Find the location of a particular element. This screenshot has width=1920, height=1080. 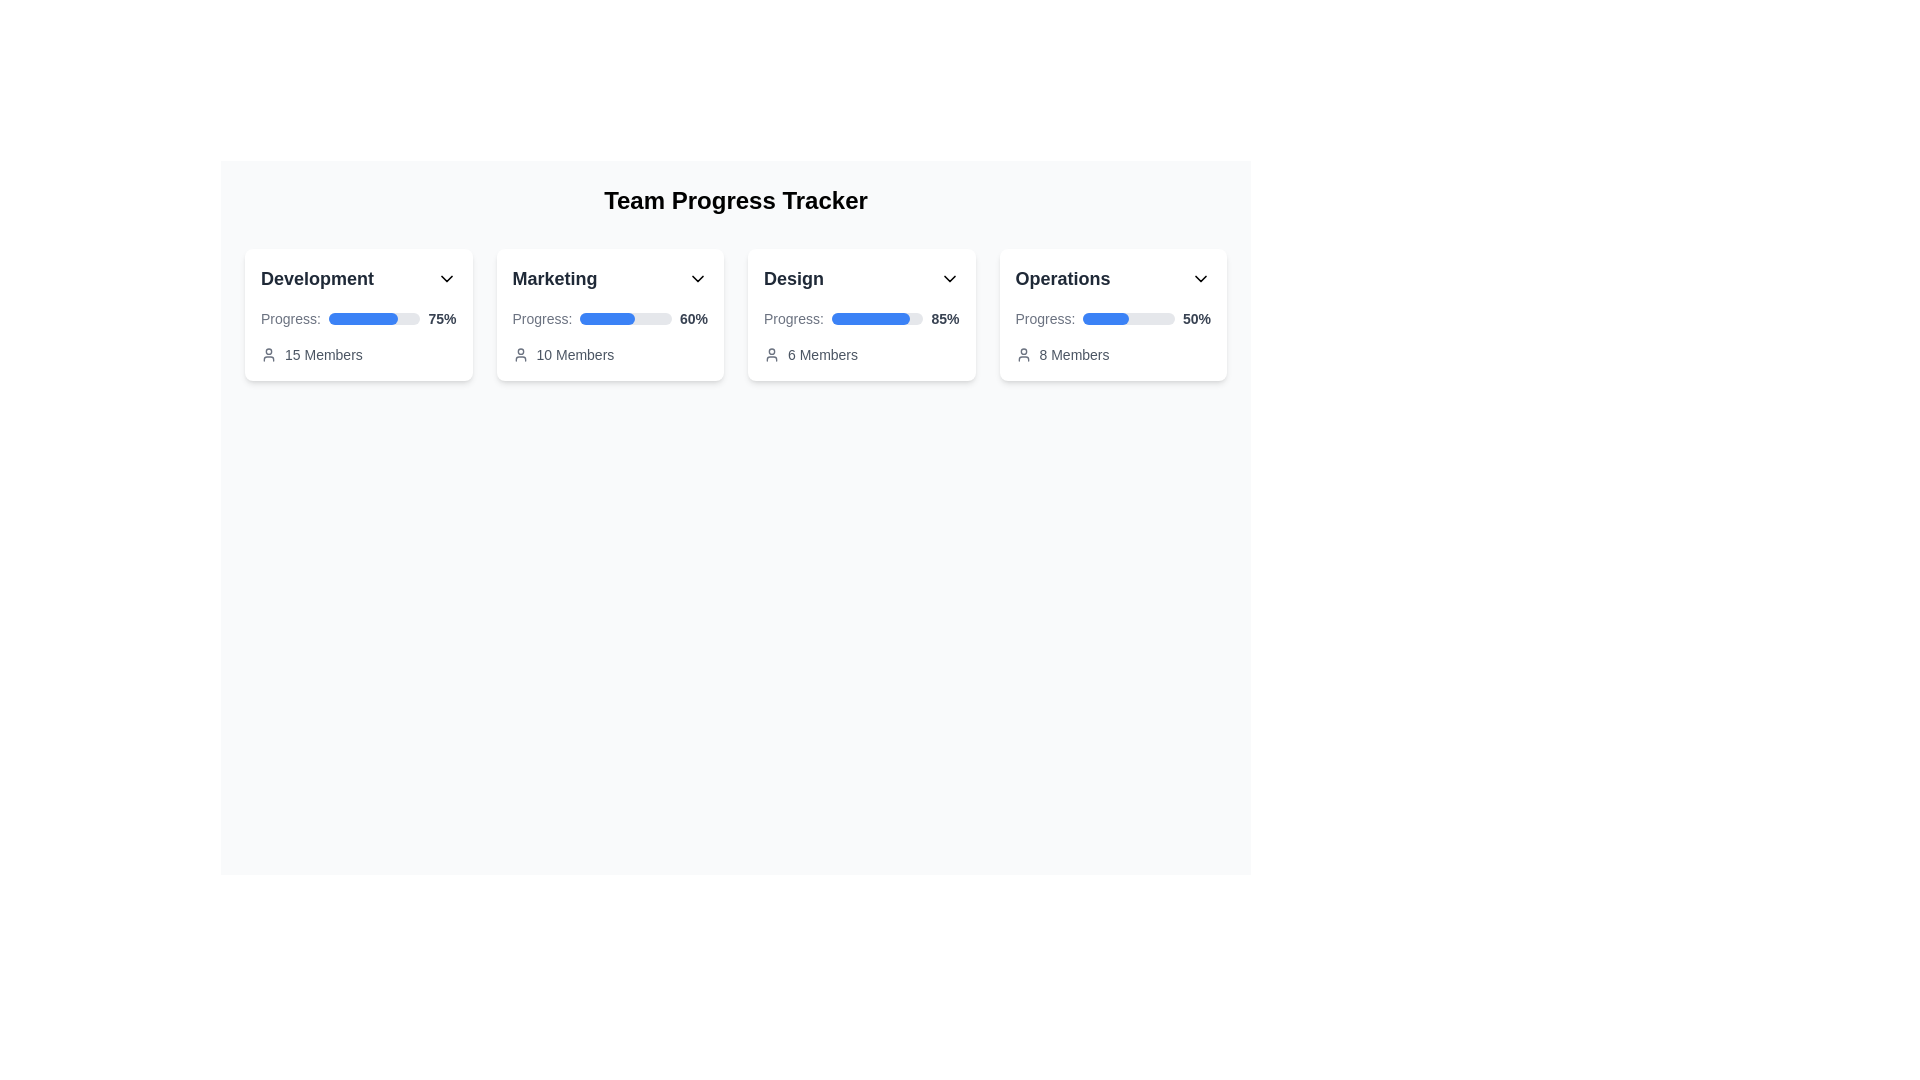

static text label indicating progress representation, which is positioned within the 'Development' card at the top-center, to the left of the progress bar and percentage text is located at coordinates (289, 318).